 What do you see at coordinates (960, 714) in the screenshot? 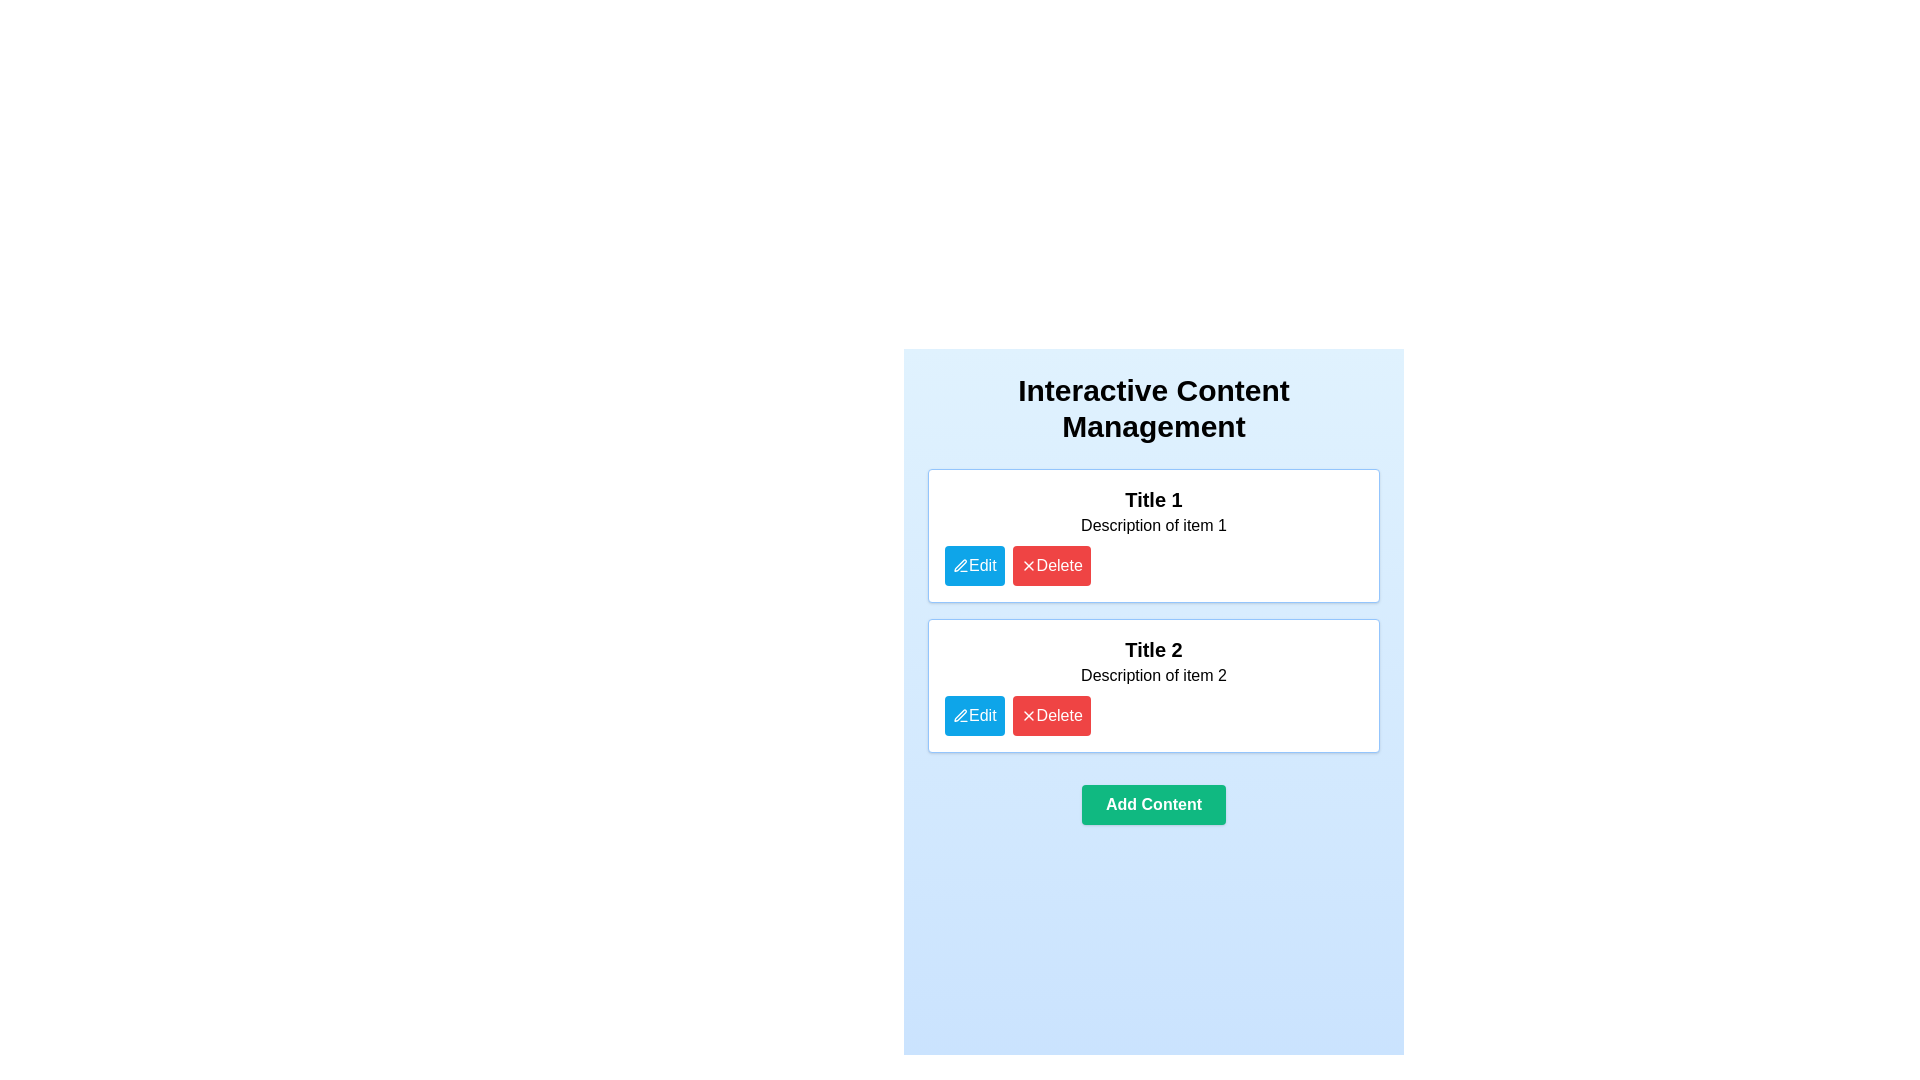
I see `the icon representing the editable action for the second content block labeled 'Title 2'` at bounding box center [960, 714].